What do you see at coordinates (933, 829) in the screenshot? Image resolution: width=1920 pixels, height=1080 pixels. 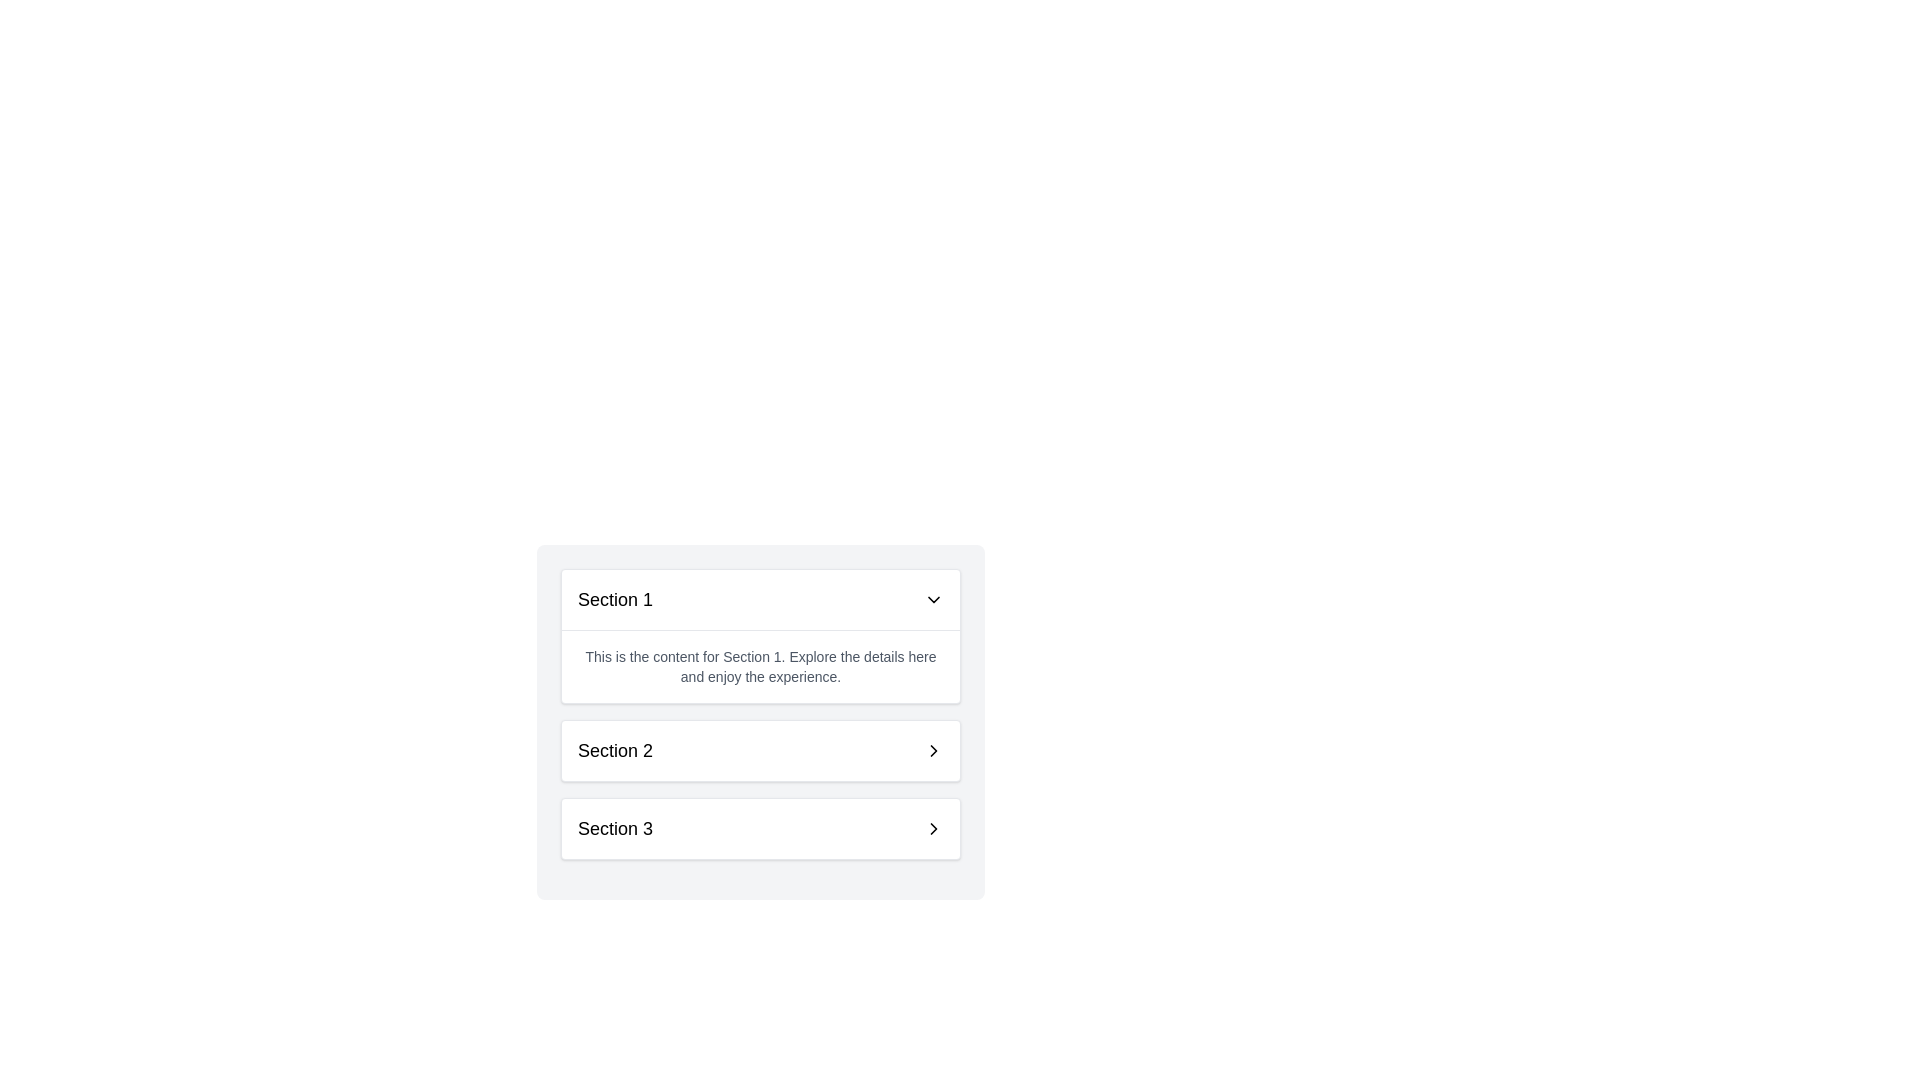 I see `the chevron icon located at the far-right end of the row labeled 'Section 3'` at bounding box center [933, 829].